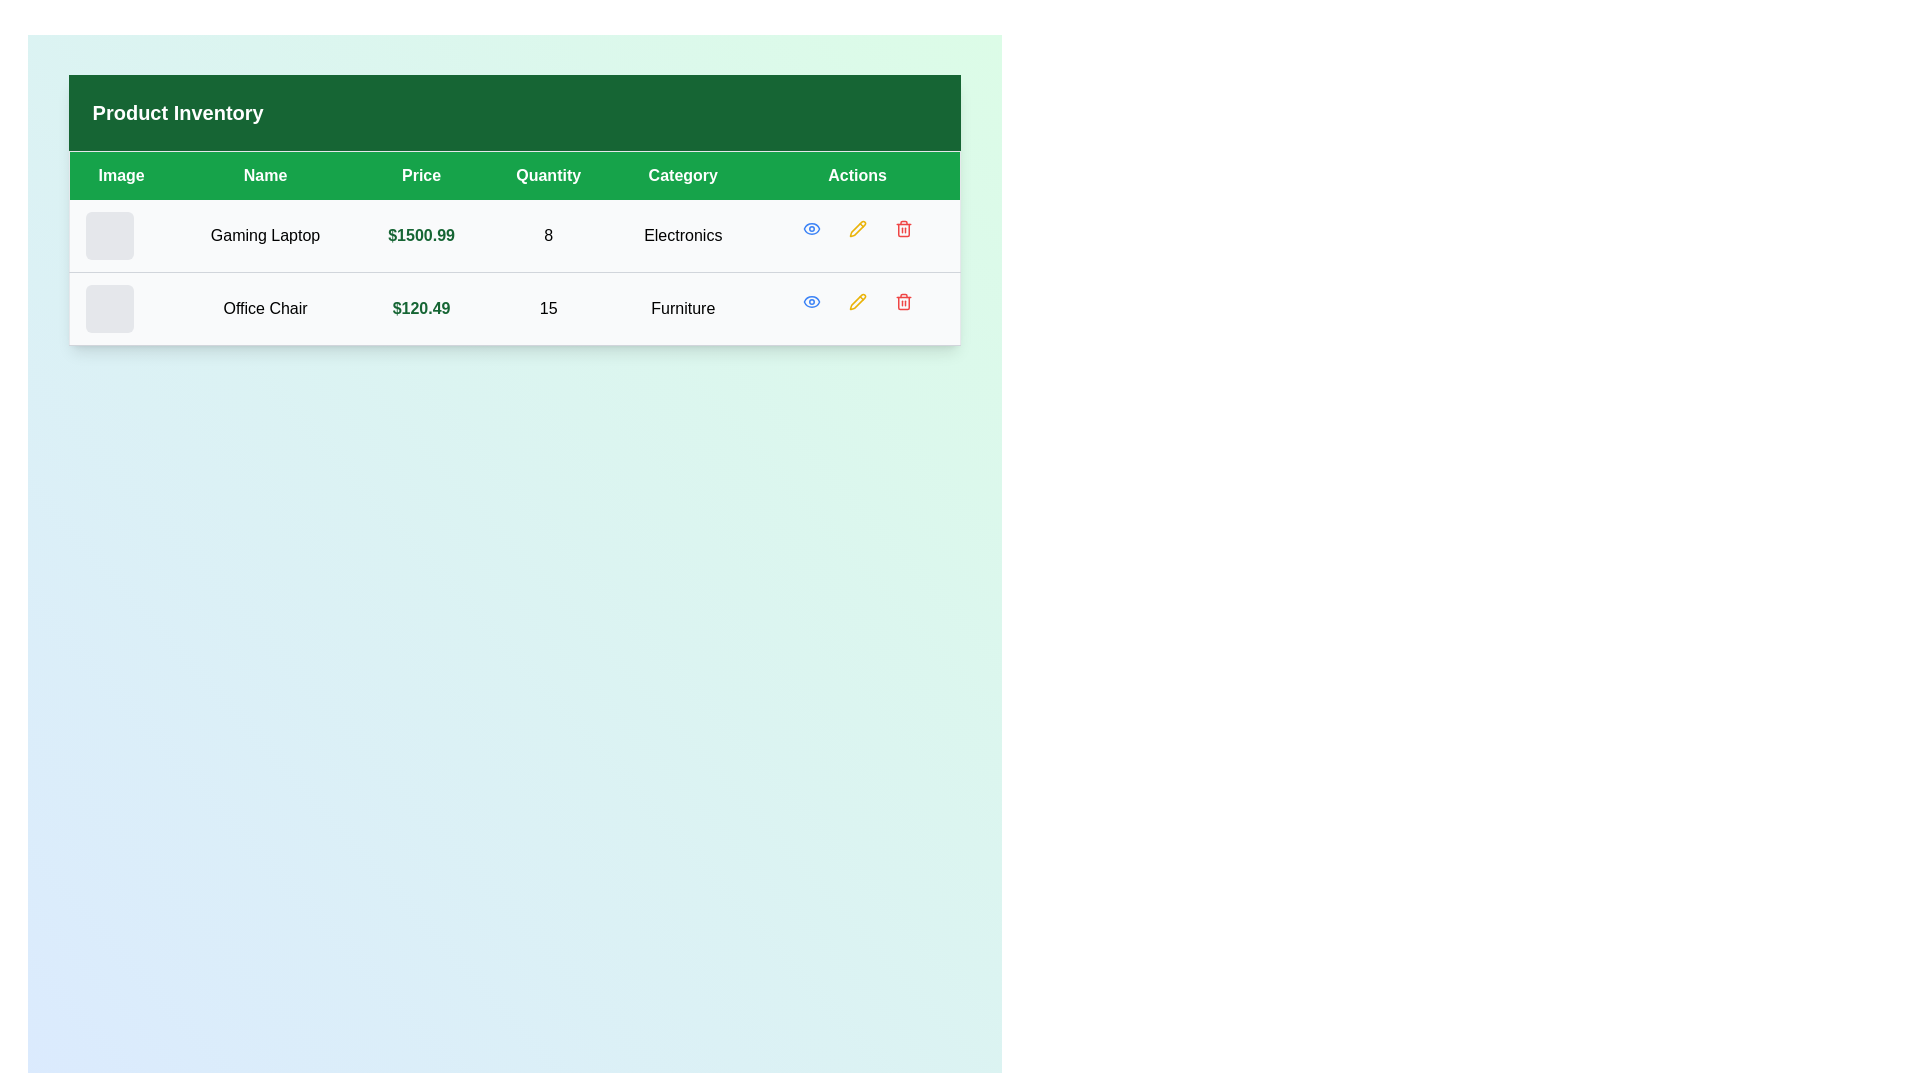 This screenshot has height=1080, width=1920. I want to click on the 'edit' icon button located in the 'Actions' column of the second row in the tabular layout, so click(857, 301).